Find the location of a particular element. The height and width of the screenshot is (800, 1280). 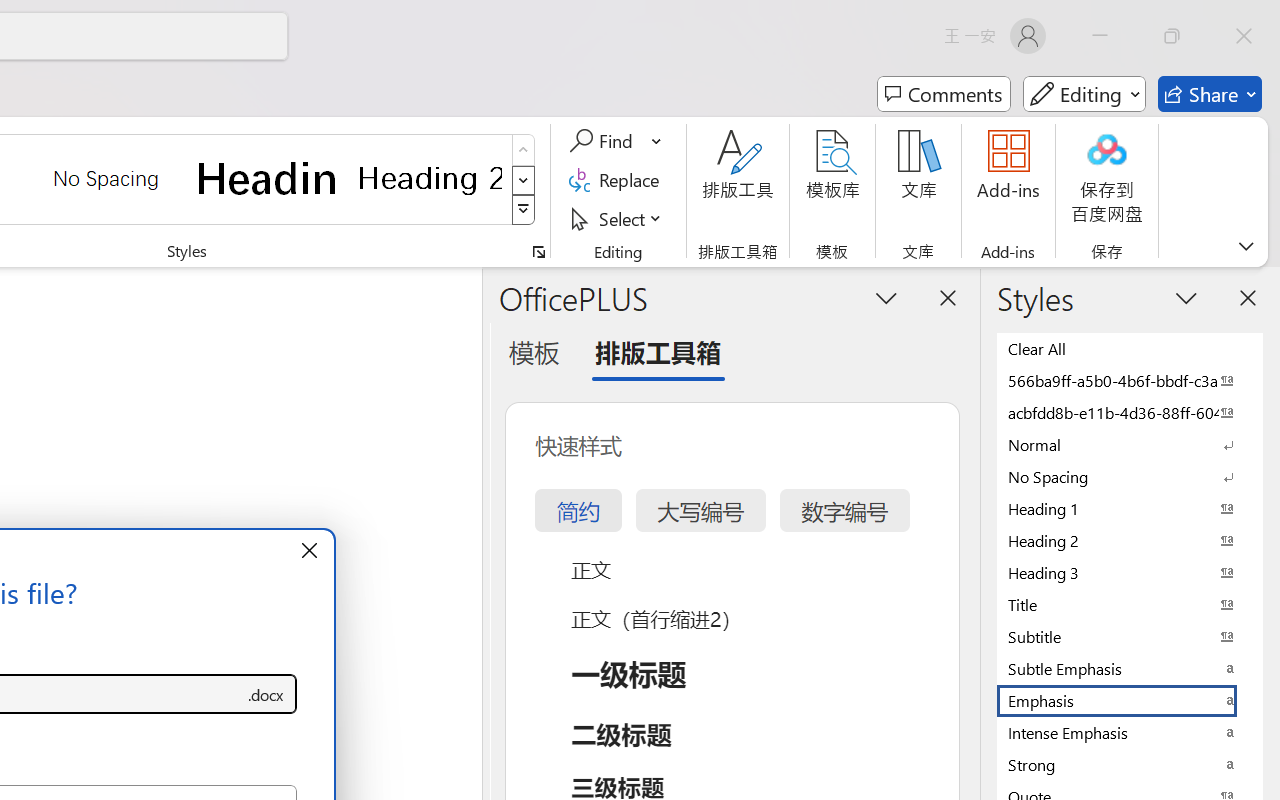

'Normal' is located at coordinates (1130, 443).